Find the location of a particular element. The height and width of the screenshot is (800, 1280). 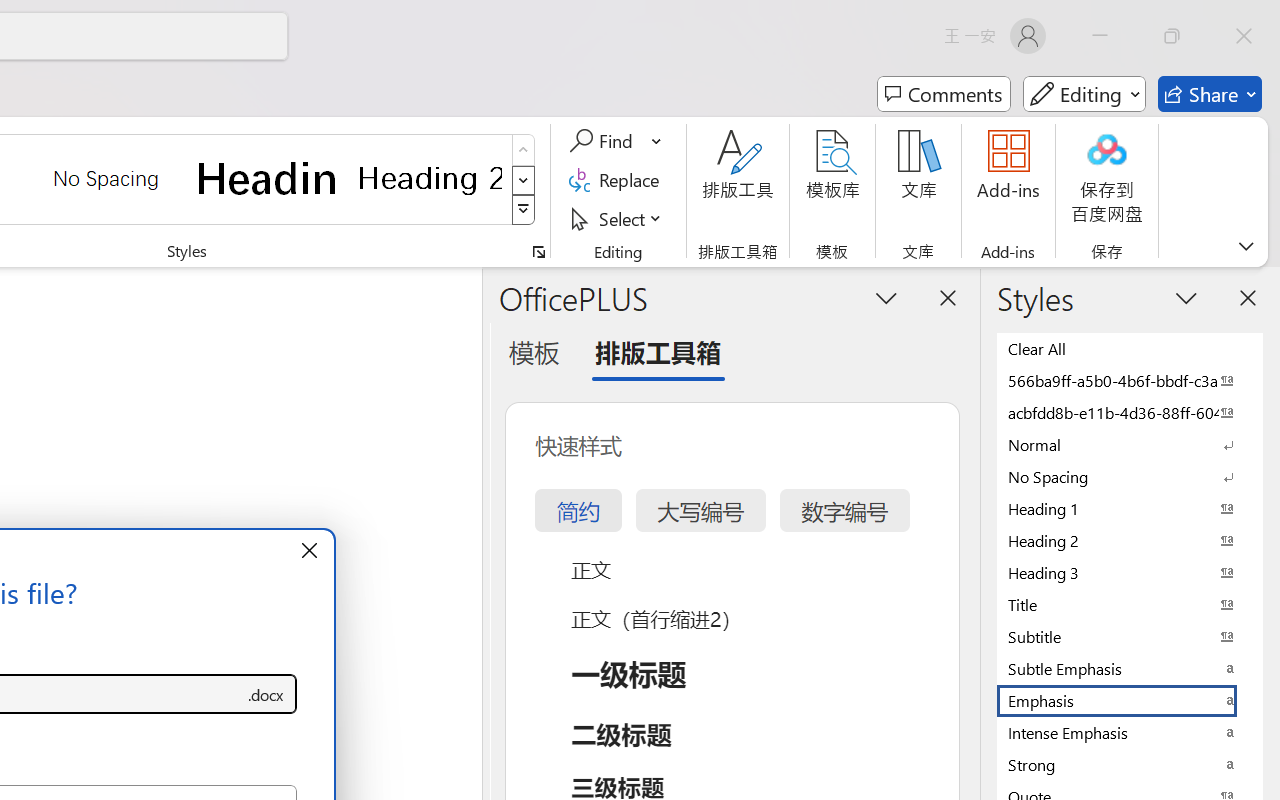

'Normal' is located at coordinates (1130, 443).